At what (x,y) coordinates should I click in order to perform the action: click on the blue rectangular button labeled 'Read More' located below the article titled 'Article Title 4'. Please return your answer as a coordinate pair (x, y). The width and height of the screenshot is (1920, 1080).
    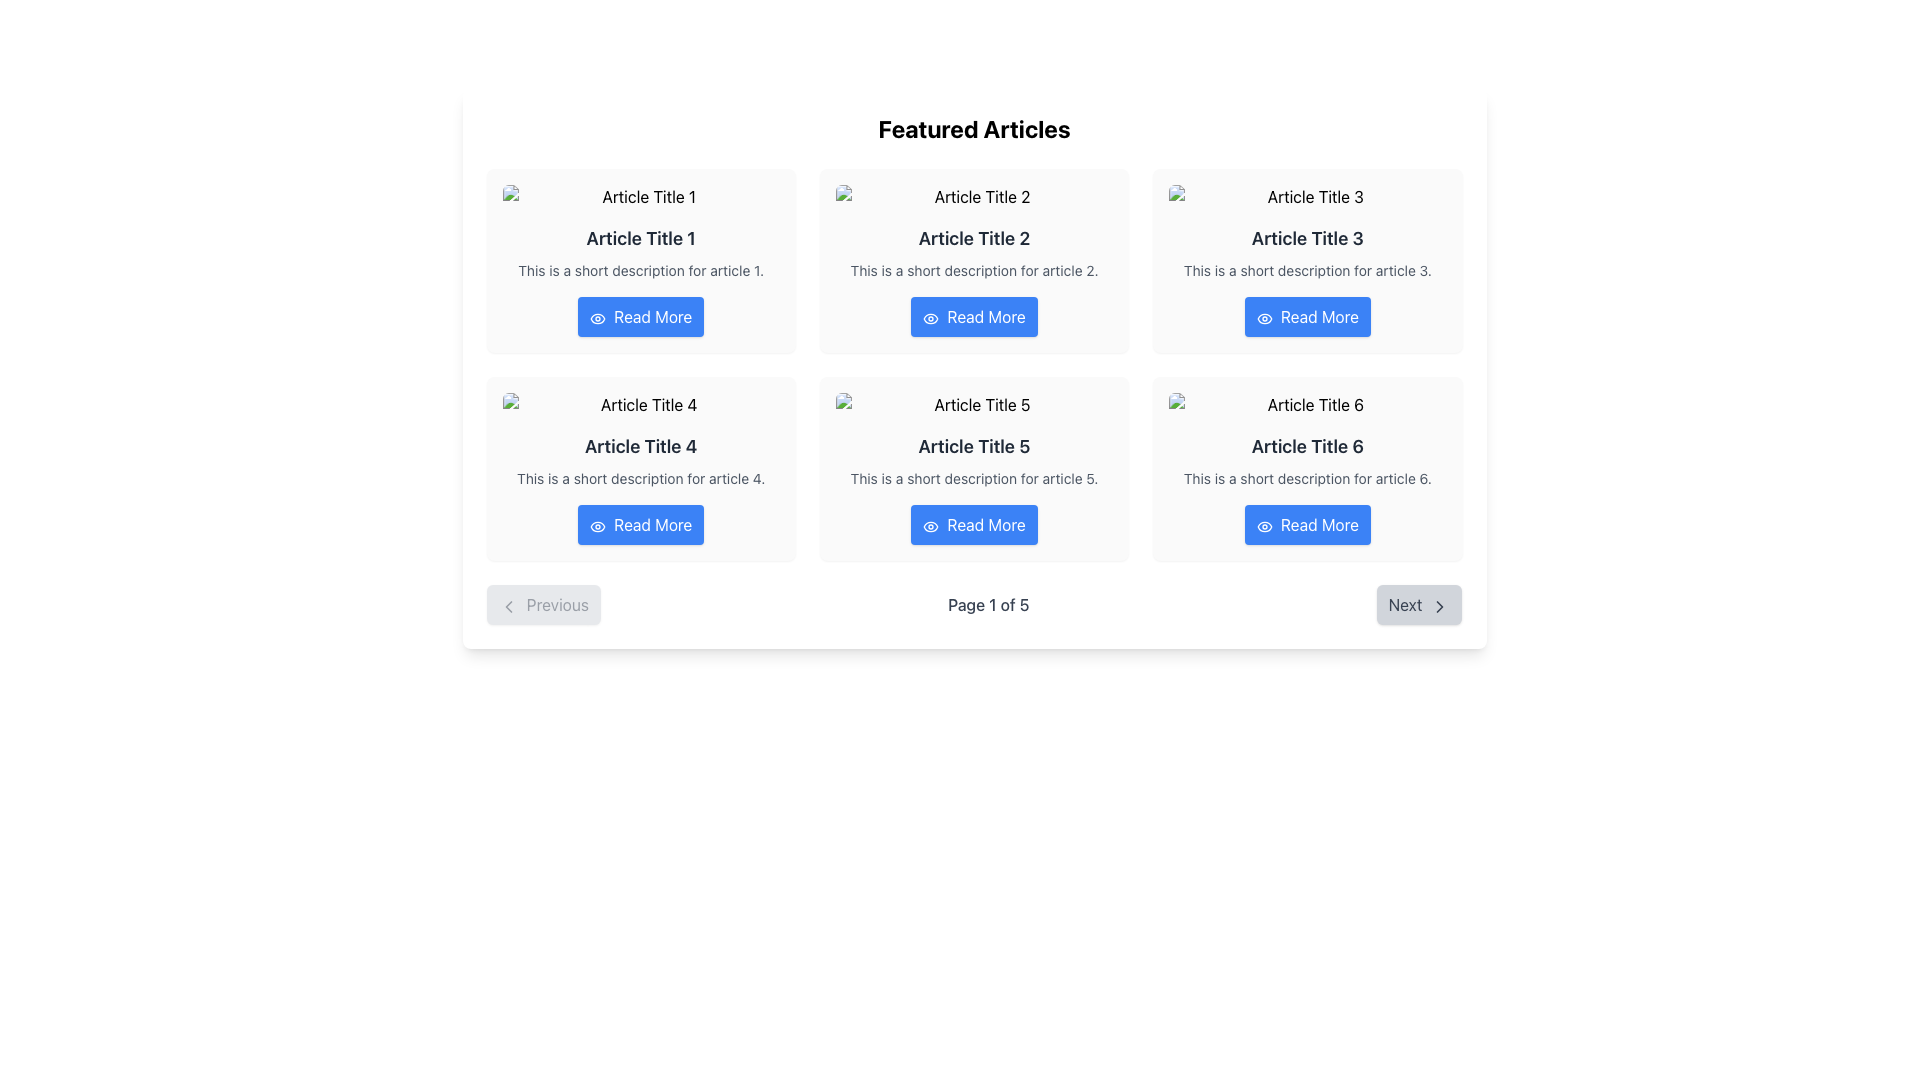
    Looking at the image, I should click on (641, 523).